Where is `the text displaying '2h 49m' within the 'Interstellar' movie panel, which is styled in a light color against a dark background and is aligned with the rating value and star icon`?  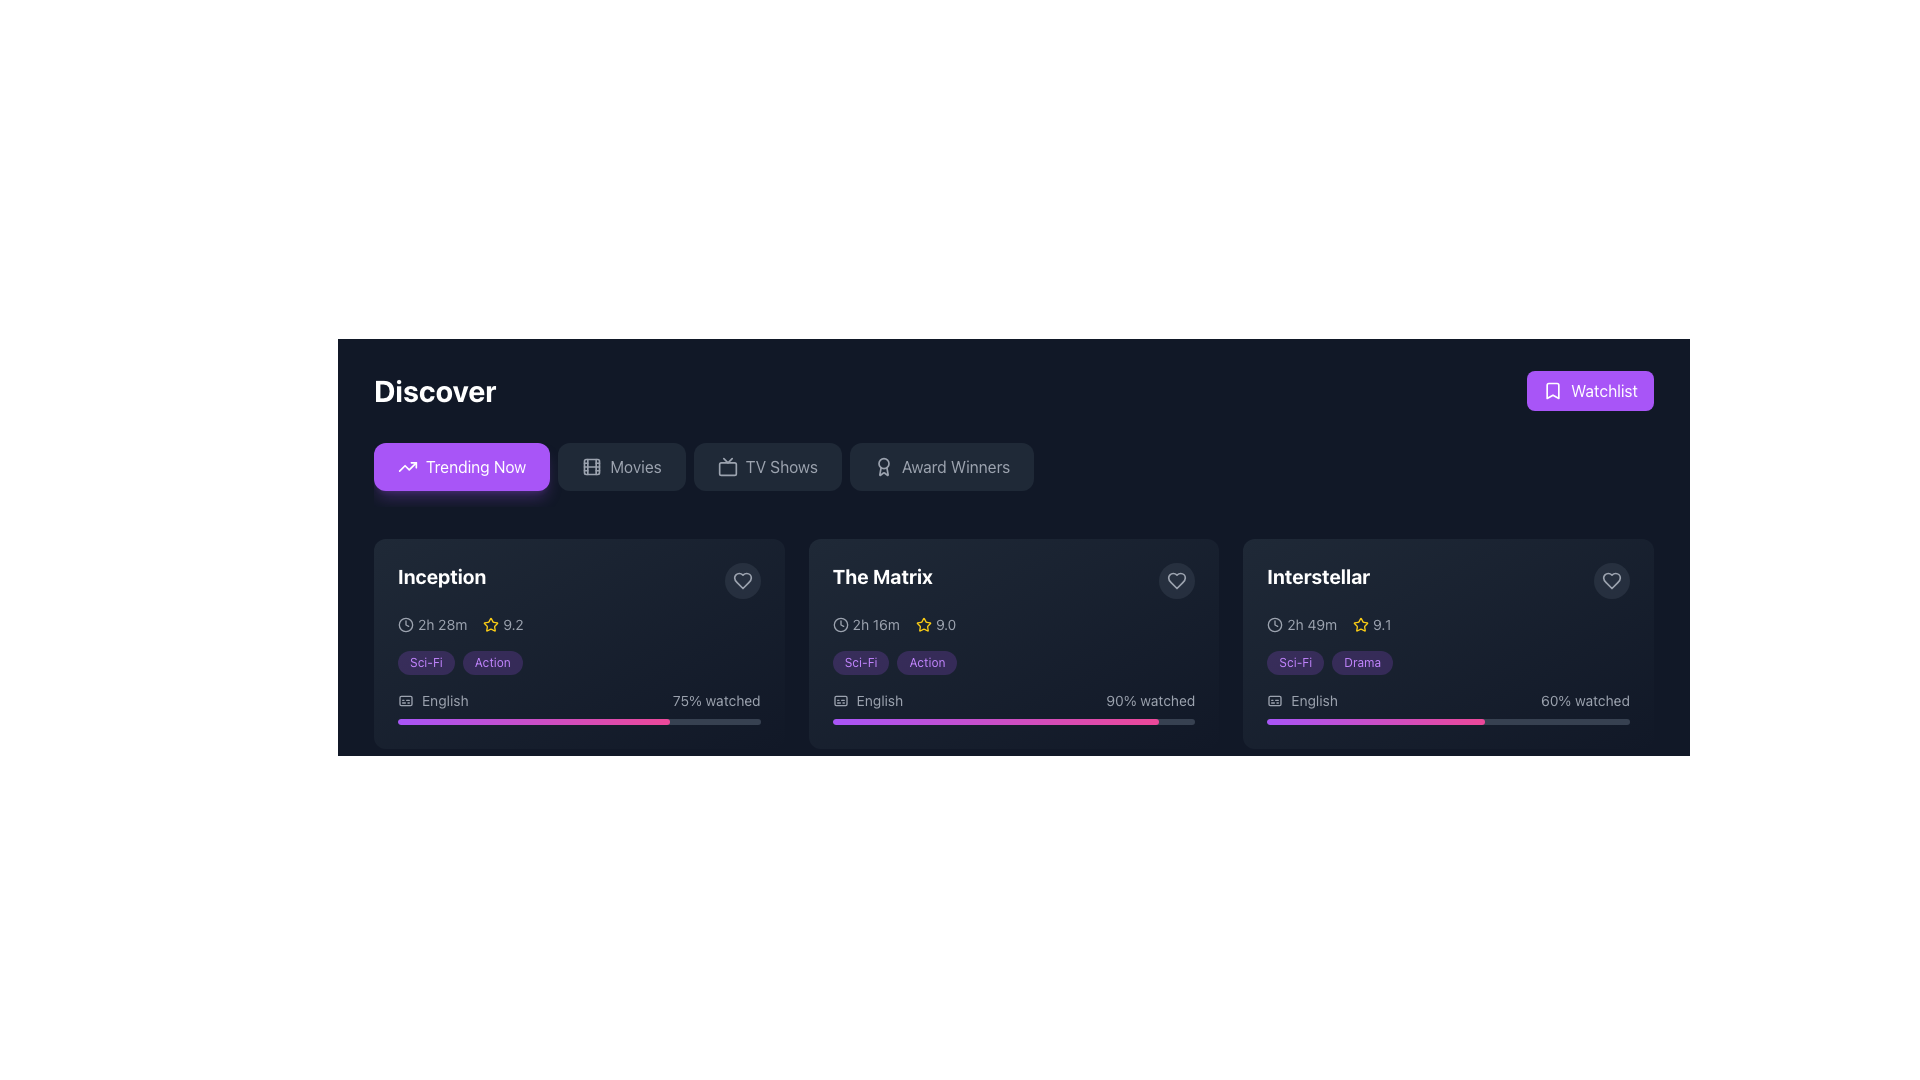 the text displaying '2h 49m' within the 'Interstellar' movie panel, which is styled in a light color against a dark background and is aligned with the rating value and star icon is located at coordinates (1312, 623).